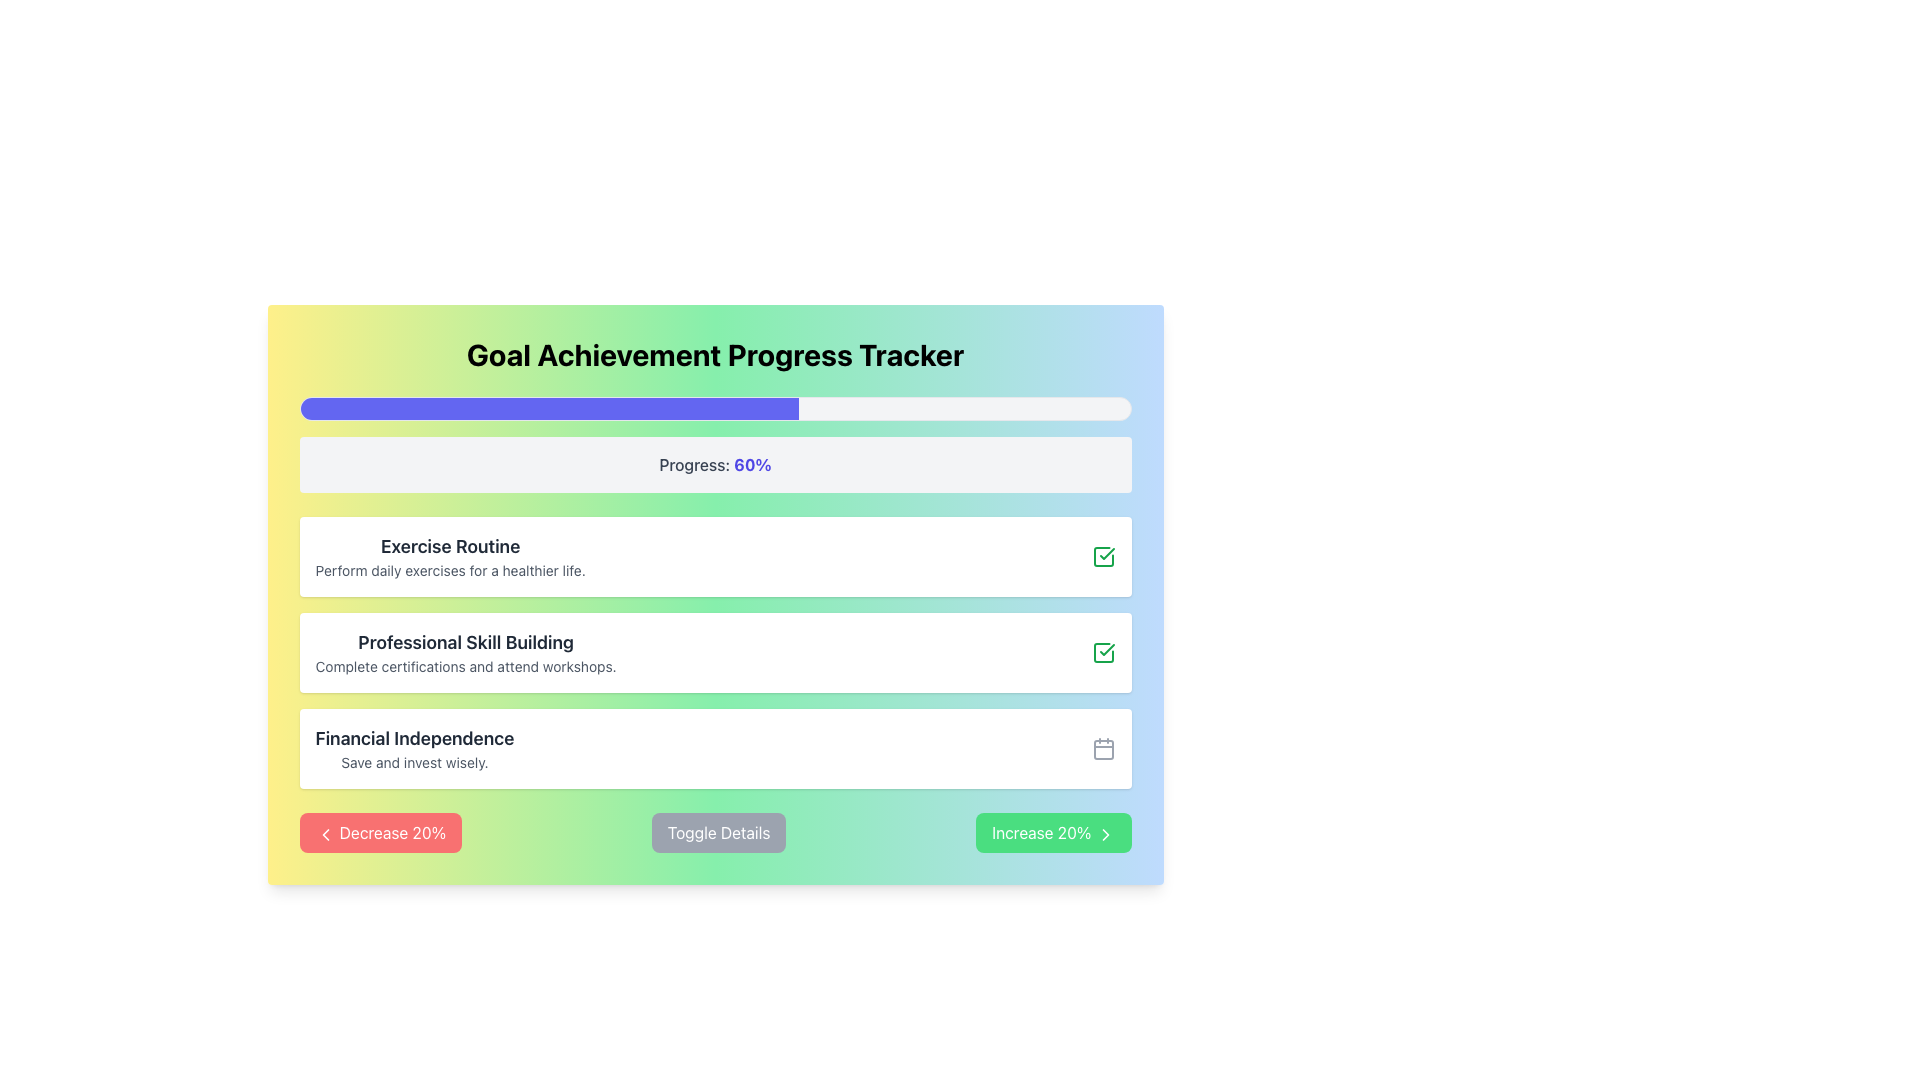  What do you see at coordinates (1104, 834) in the screenshot?
I see `the Chevron Right icon located within the green button labeled 'Increase 20%' at the bottom-right corner` at bounding box center [1104, 834].